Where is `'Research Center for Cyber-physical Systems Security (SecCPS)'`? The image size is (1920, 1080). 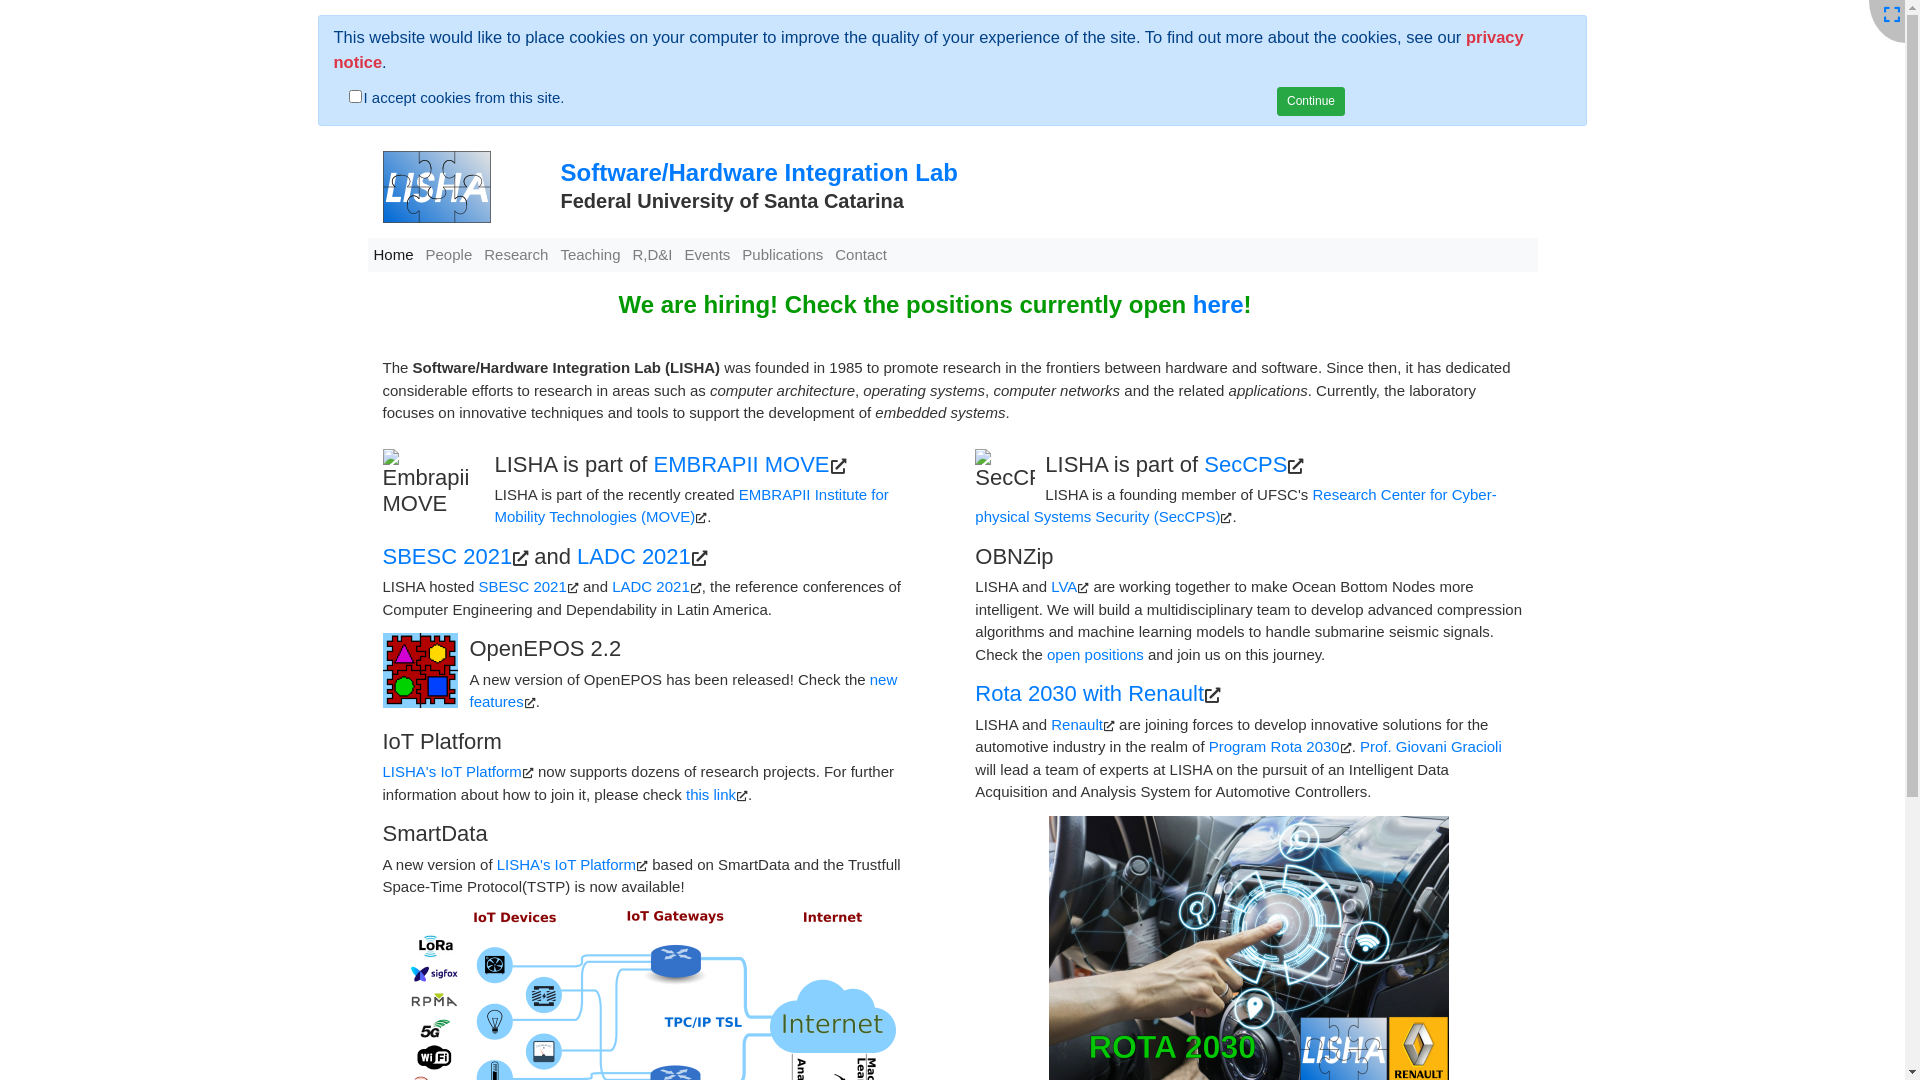
'Research Center for Cyber-physical Systems Security (SecCPS)' is located at coordinates (1234, 504).